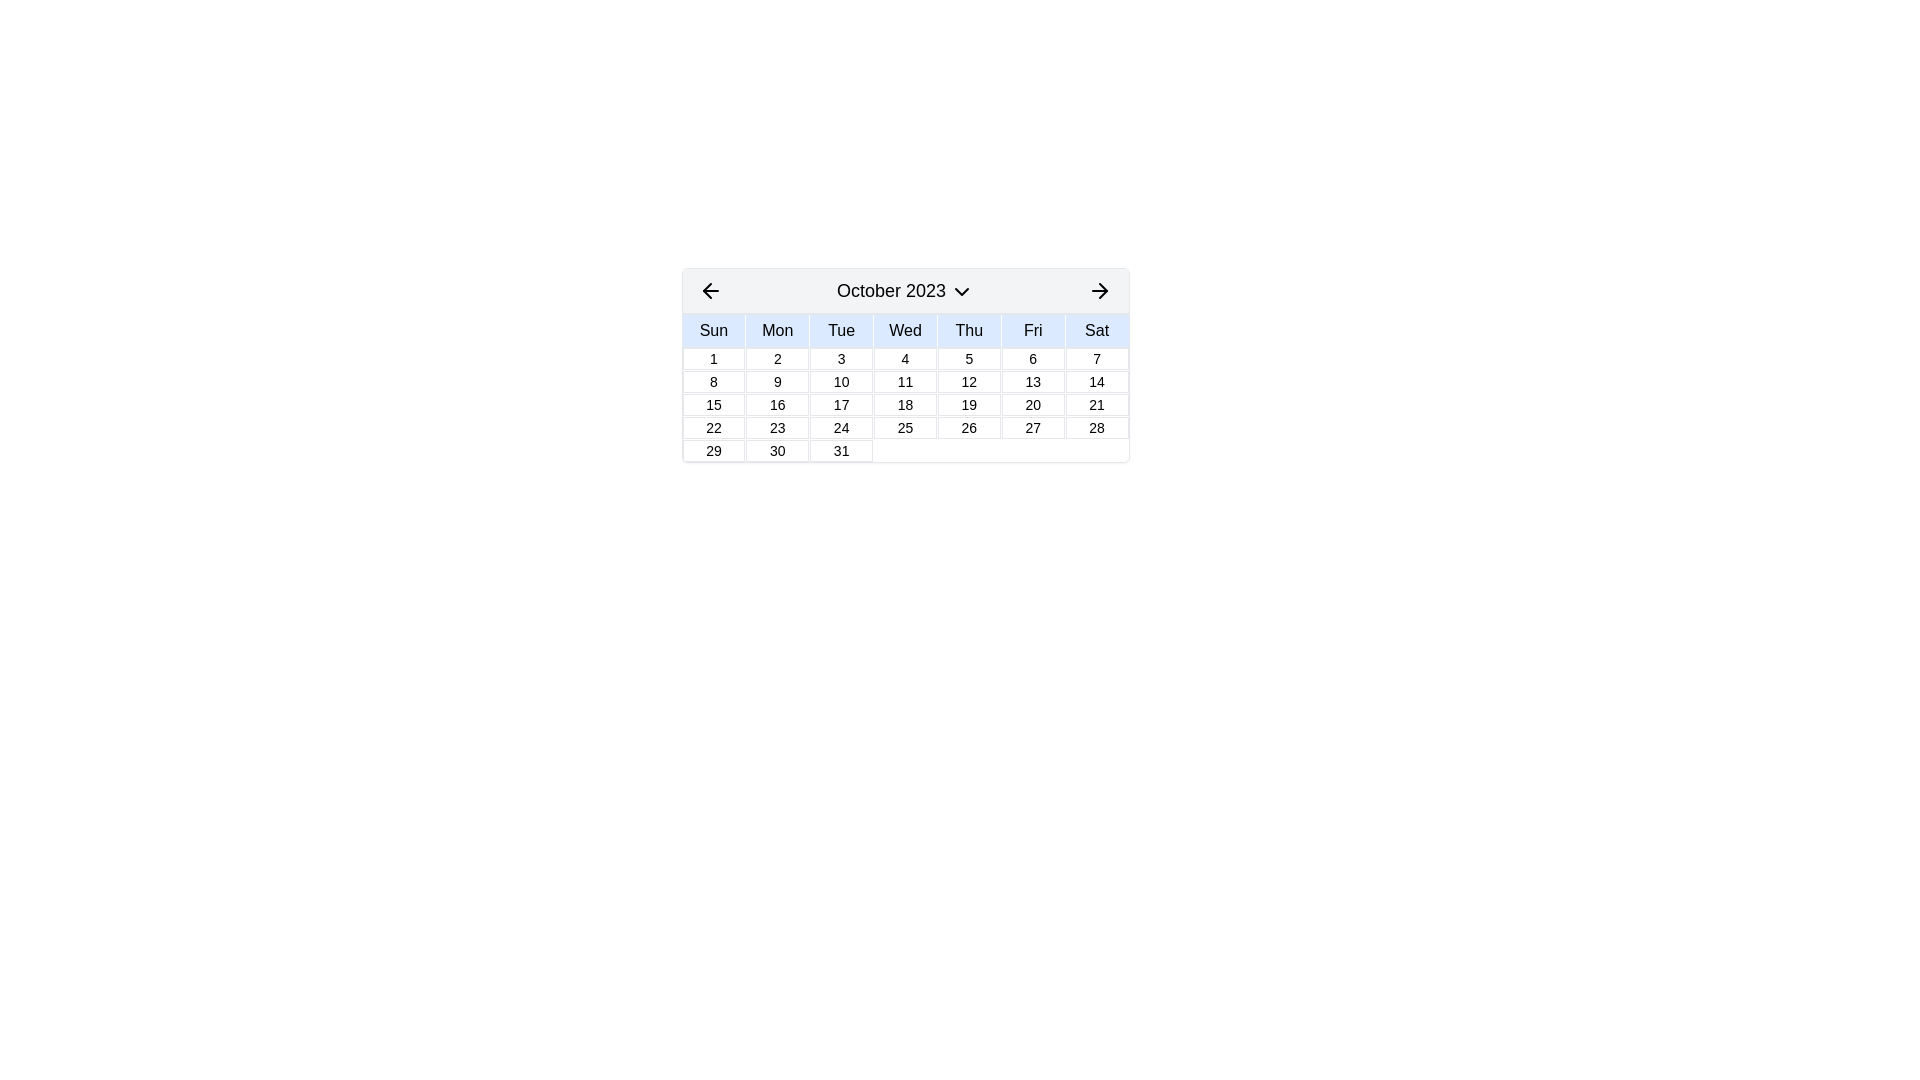 The image size is (1920, 1080). Describe the element at coordinates (969, 381) in the screenshot. I see `the Label representing the 12th day of the month in the calendar view, located in the second row and fifth column` at that location.